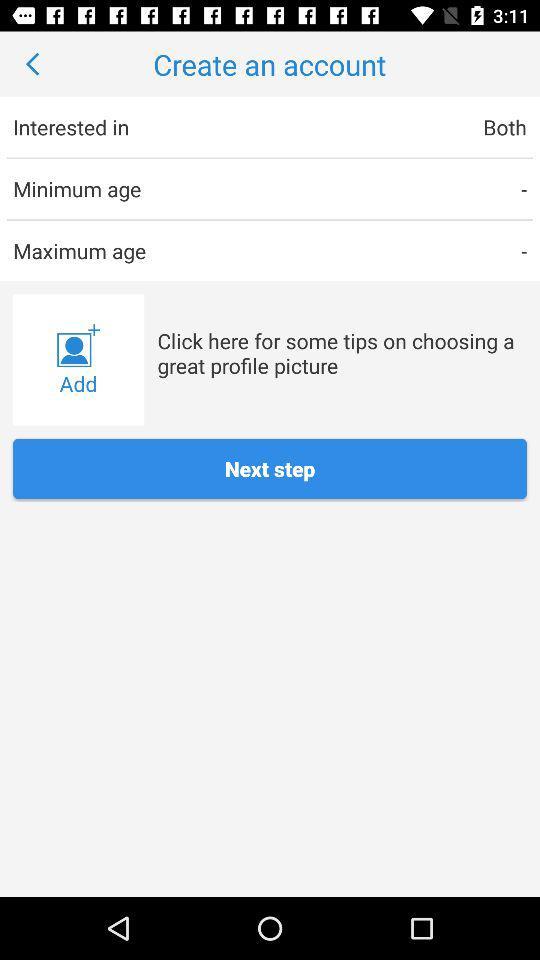  Describe the element at coordinates (341, 353) in the screenshot. I see `click here for icon` at that location.